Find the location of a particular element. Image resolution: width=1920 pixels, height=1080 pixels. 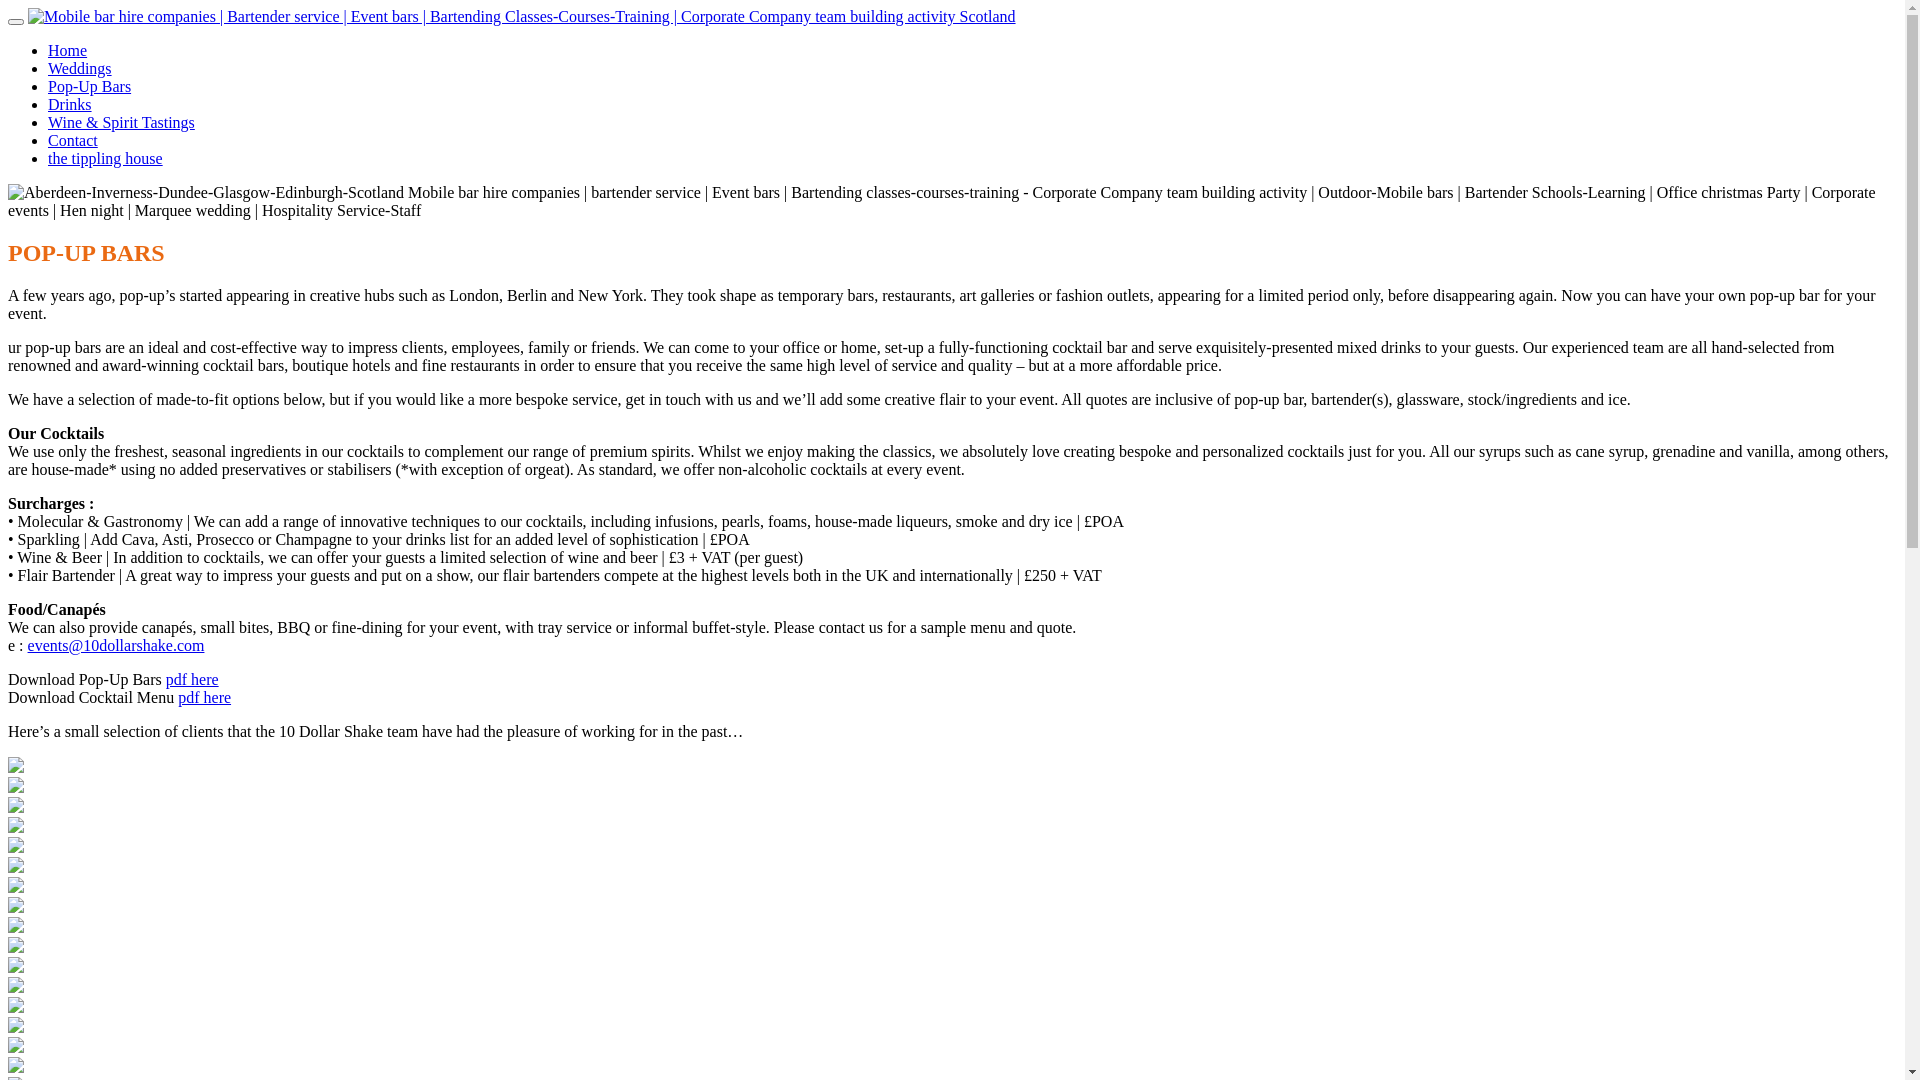

'Drinks' is located at coordinates (70, 104).